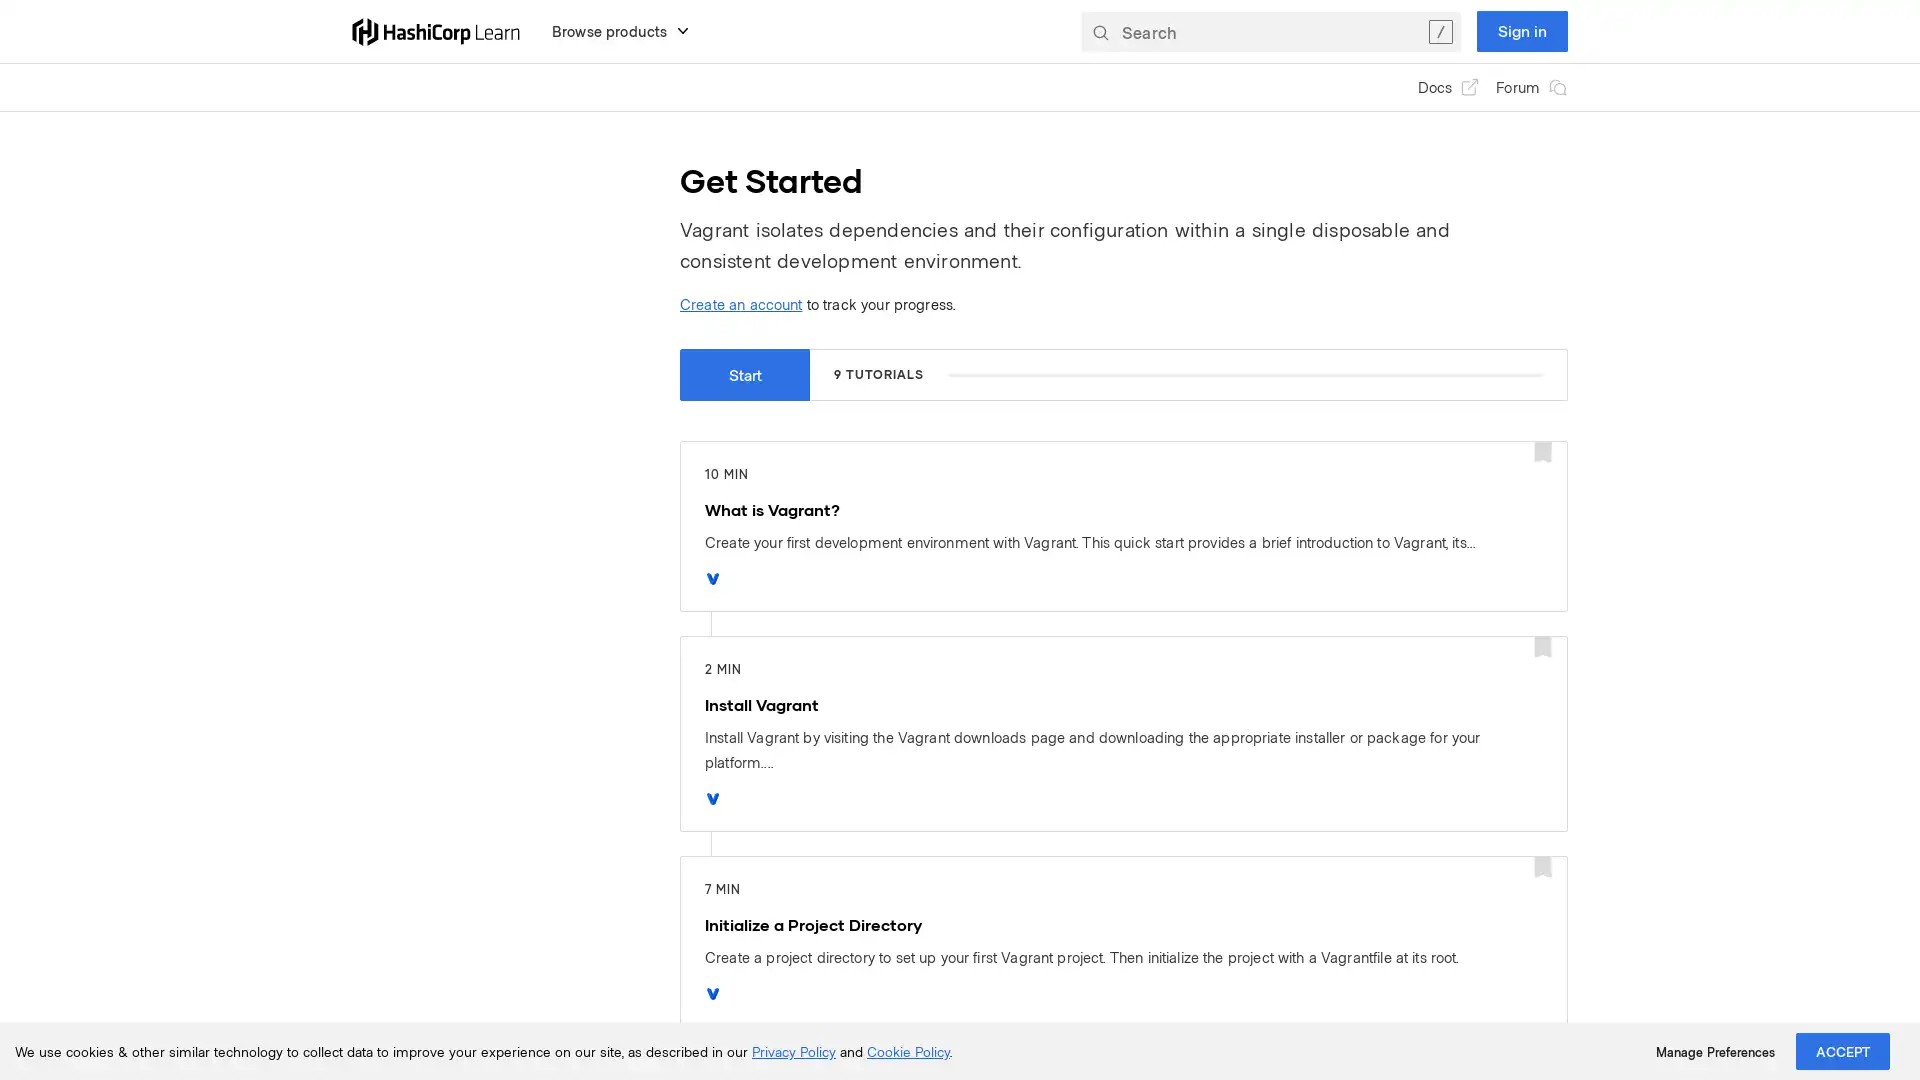 The image size is (1920, 1080). I want to click on Sign in, so click(1521, 30).